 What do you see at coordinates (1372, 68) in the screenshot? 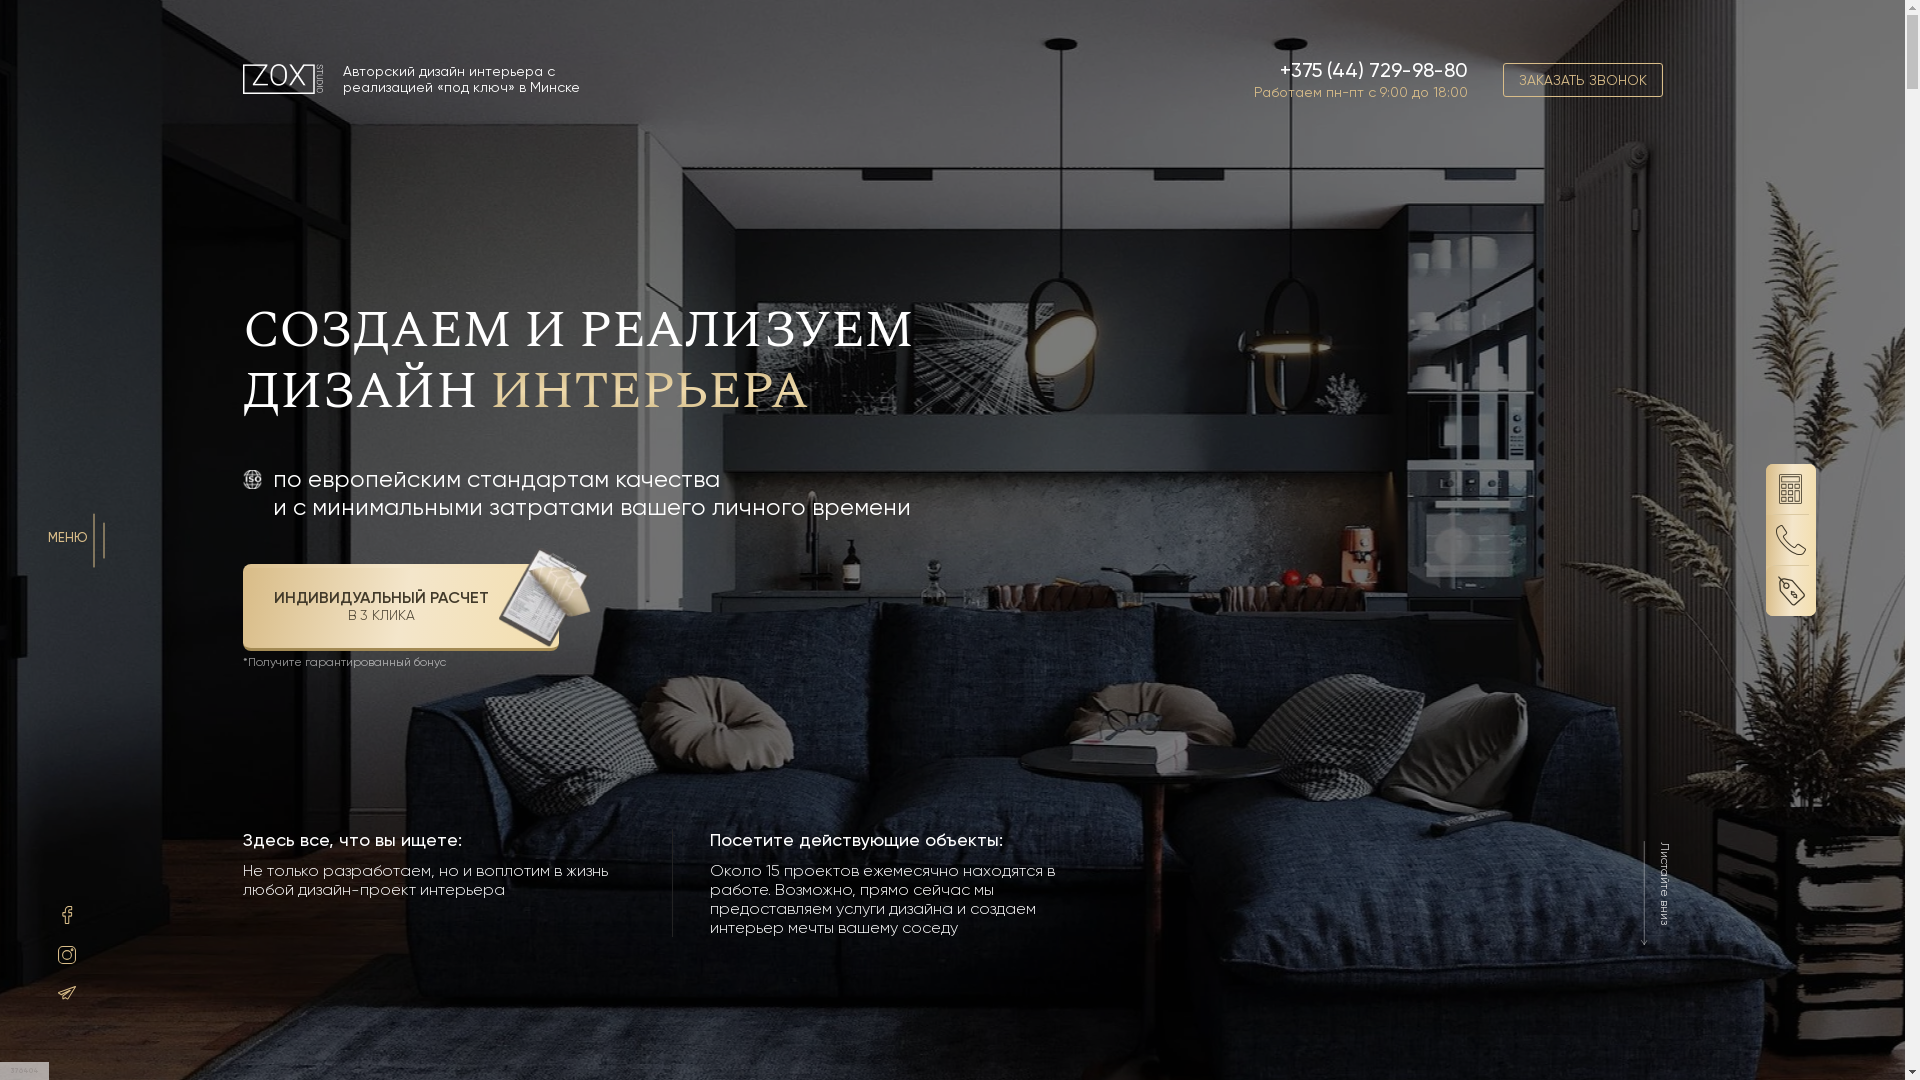
I see `'+375 (44) 729-98-80'` at bounding box center [1372, 68].